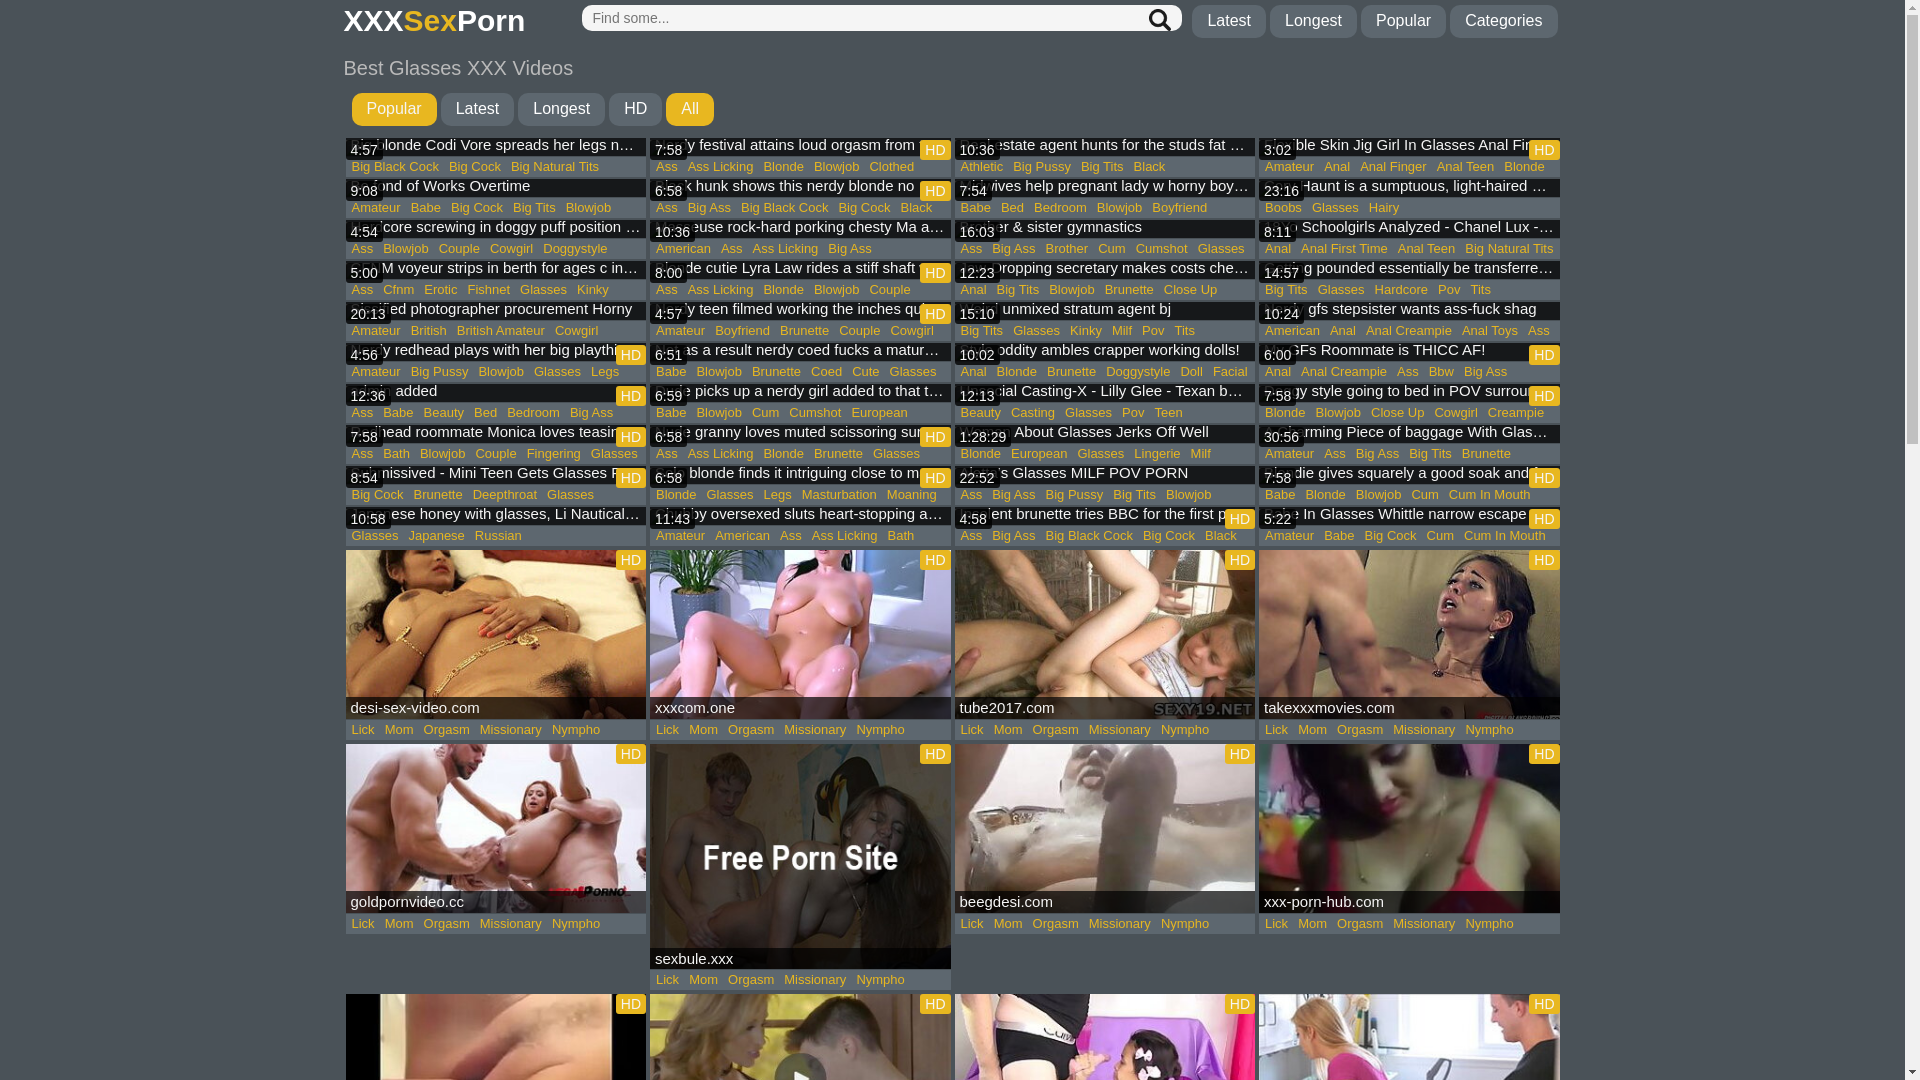 The height and width of the screenshot is (1080, 1920). What do you see at coordinates (690, 109) in the screenshot?
I see `'All'` at bounding box center [690, 109].